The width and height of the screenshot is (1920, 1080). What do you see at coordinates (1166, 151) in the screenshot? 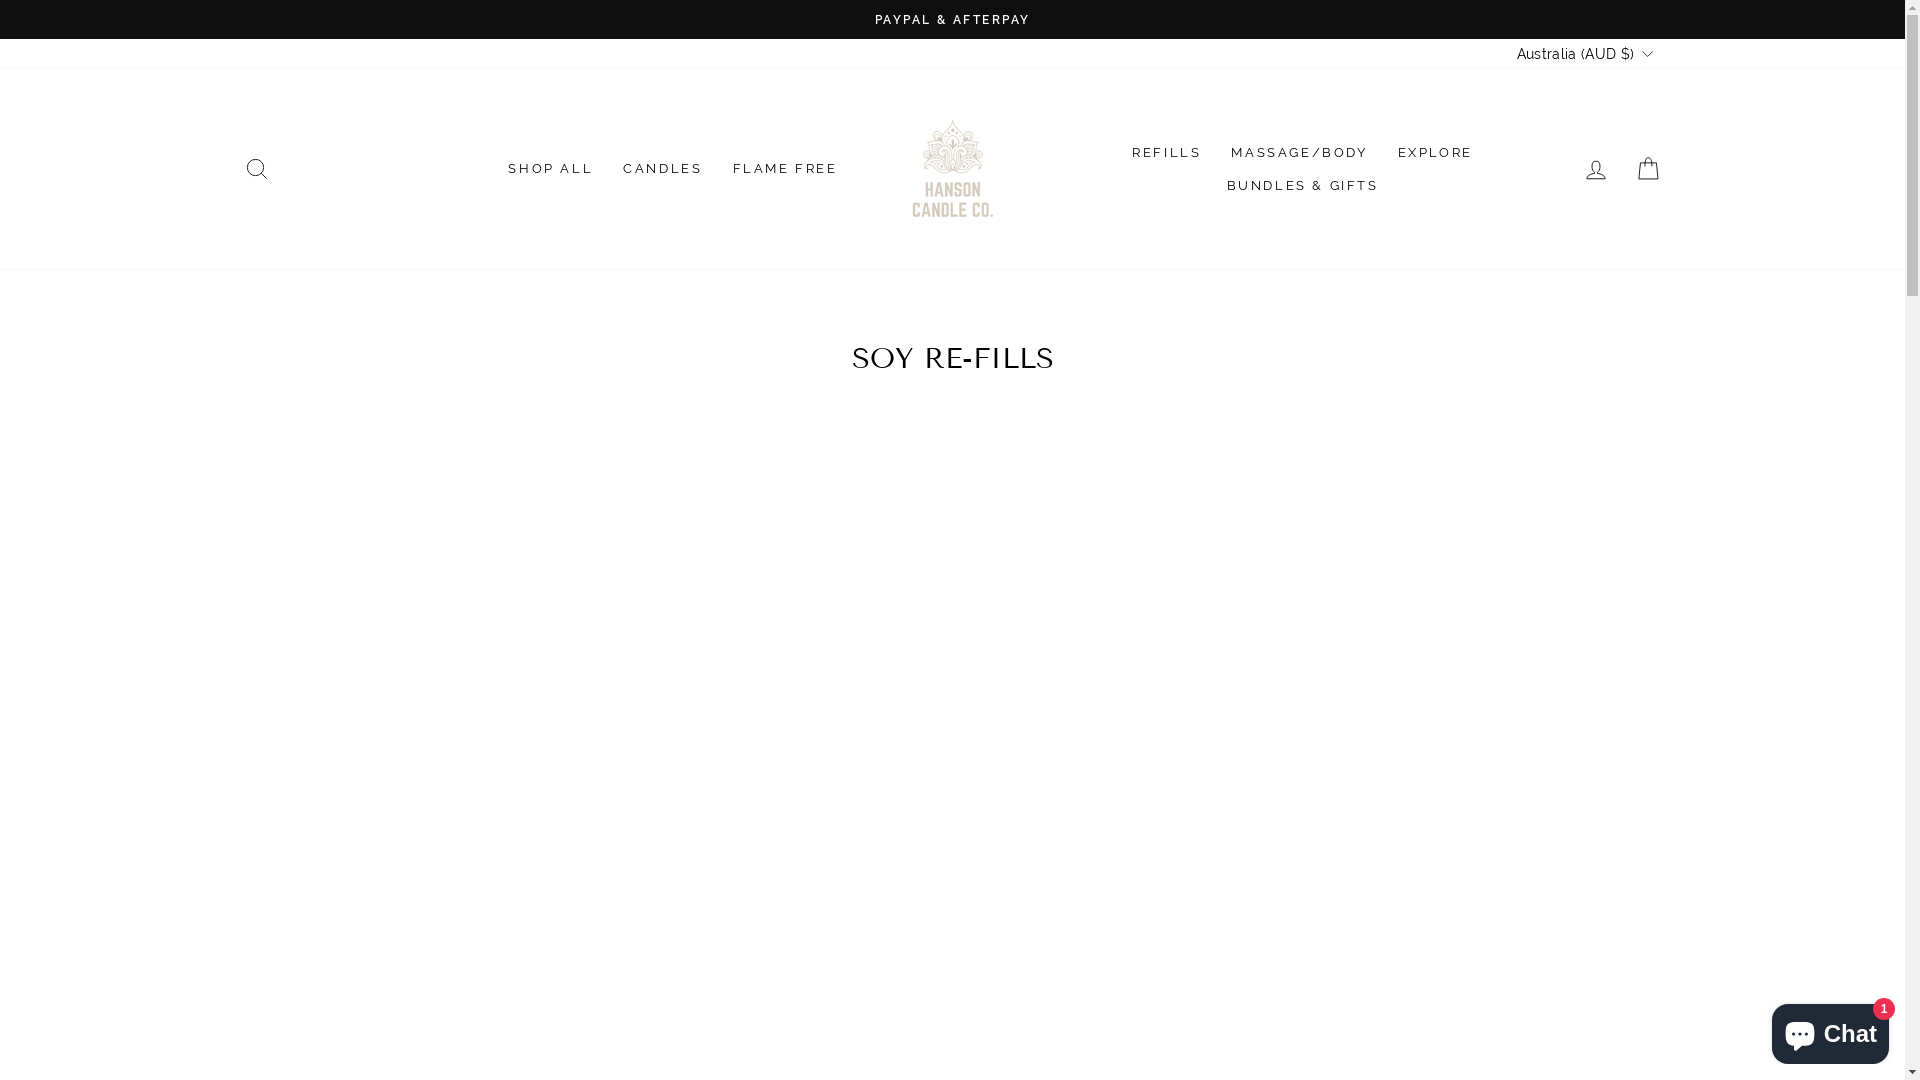
I see `'REFILLS'` at bounding box center [1166, 151].